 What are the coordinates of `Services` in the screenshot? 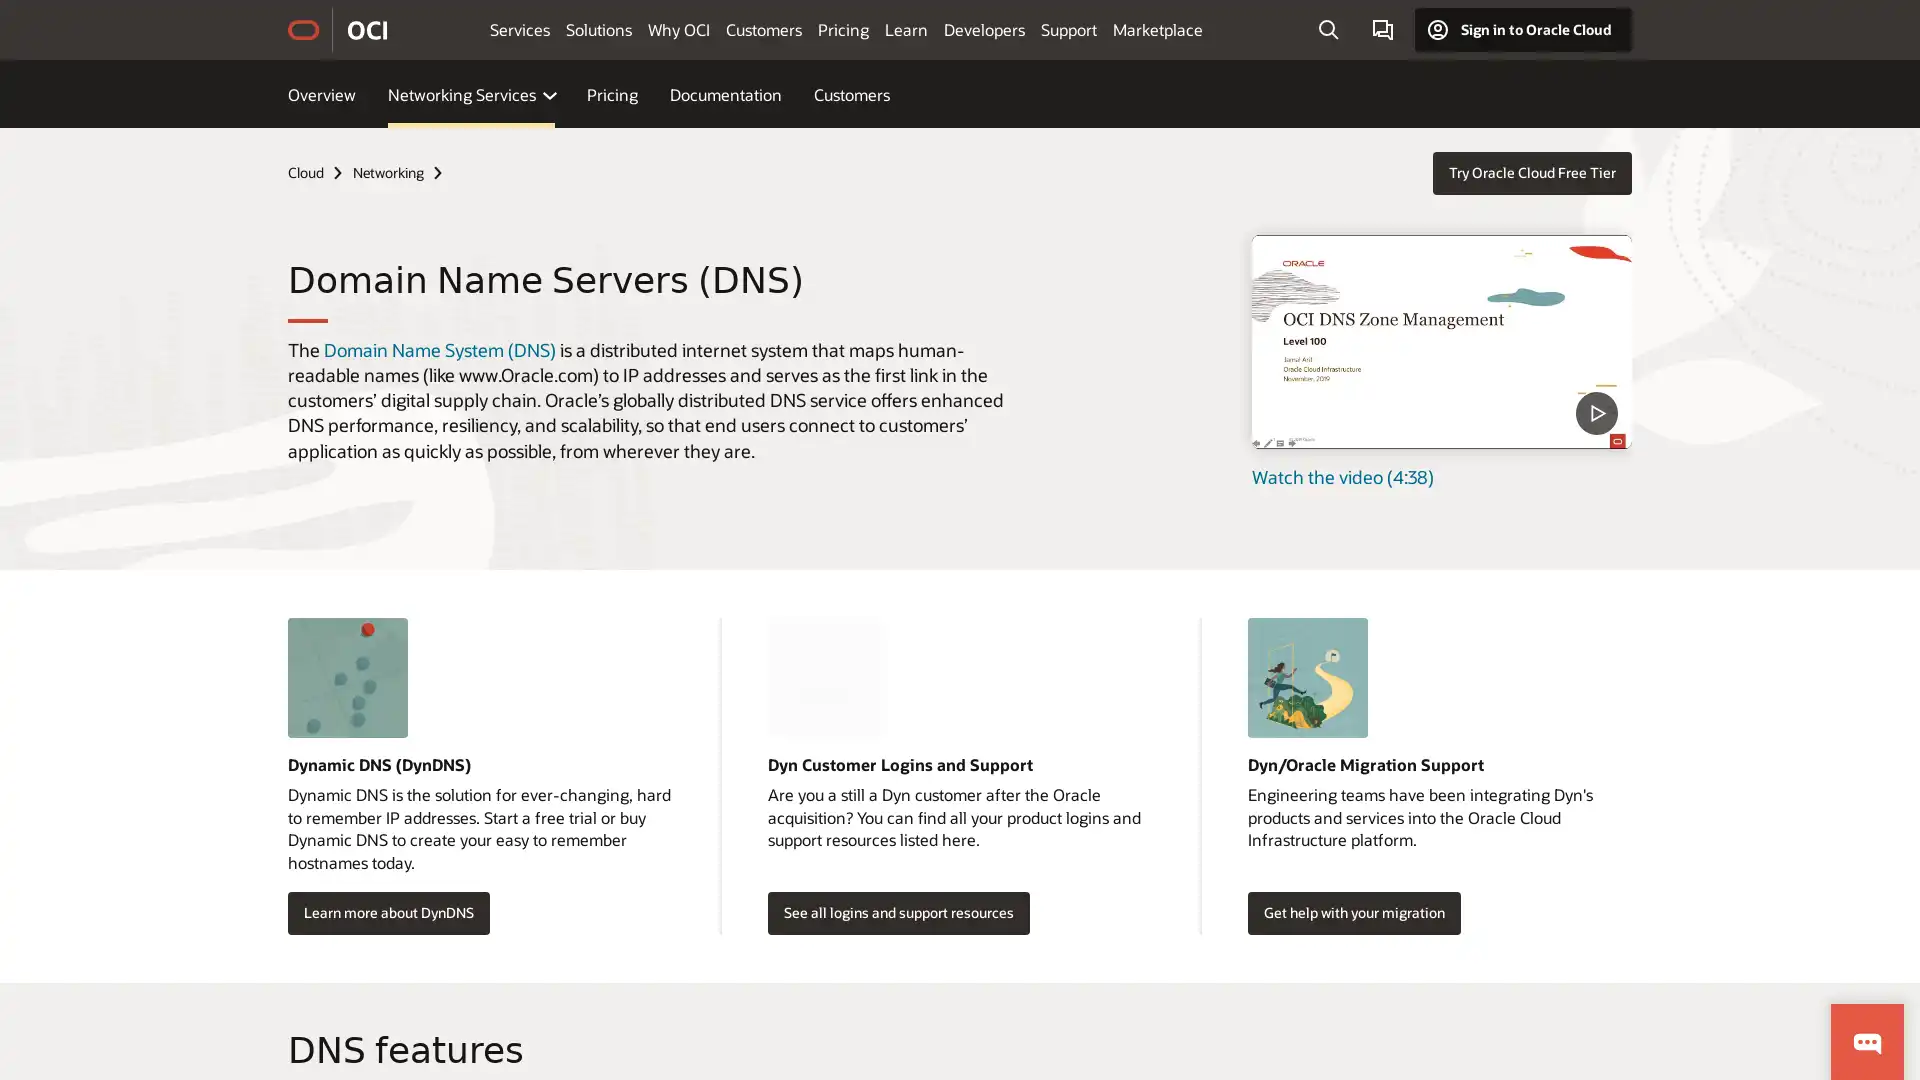 It's located at (519, 29).